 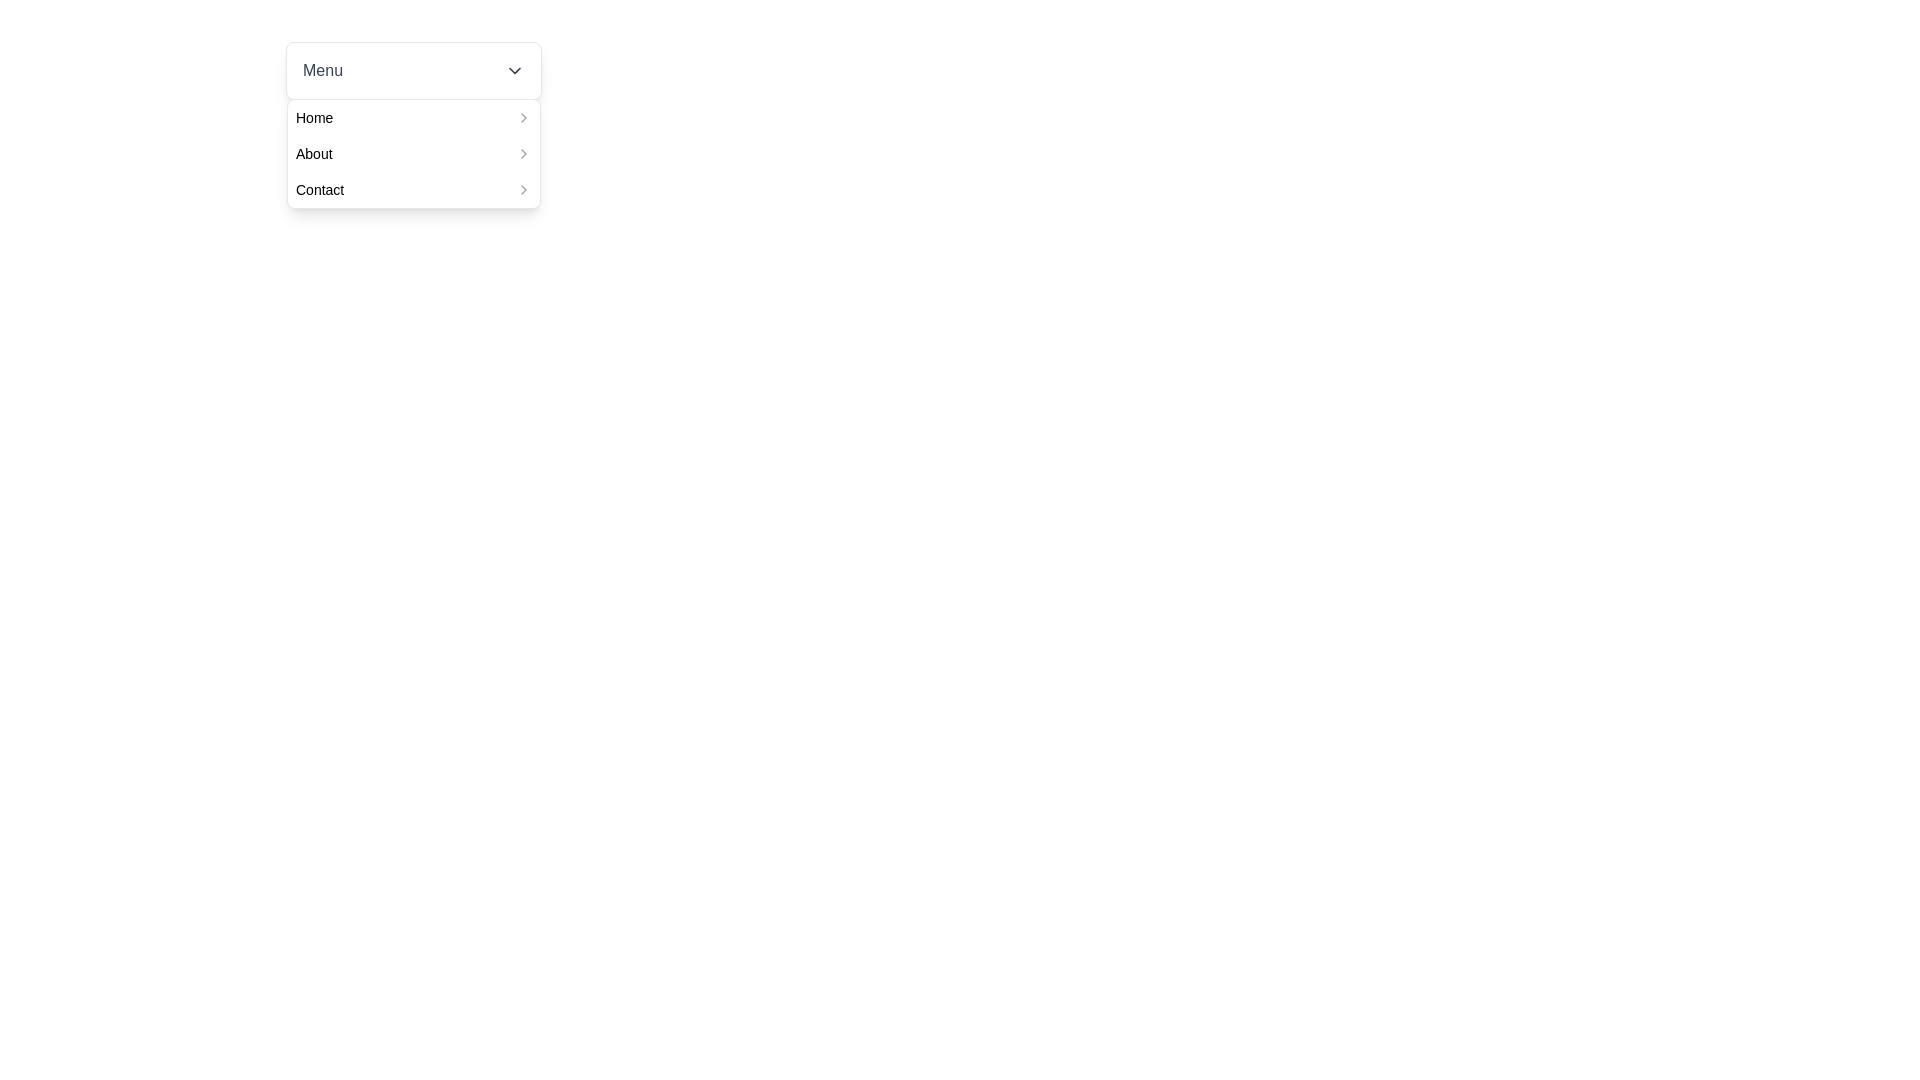 I want to click on the dropdown toggle button located at the top of the content list, so click(x=412, y=69).